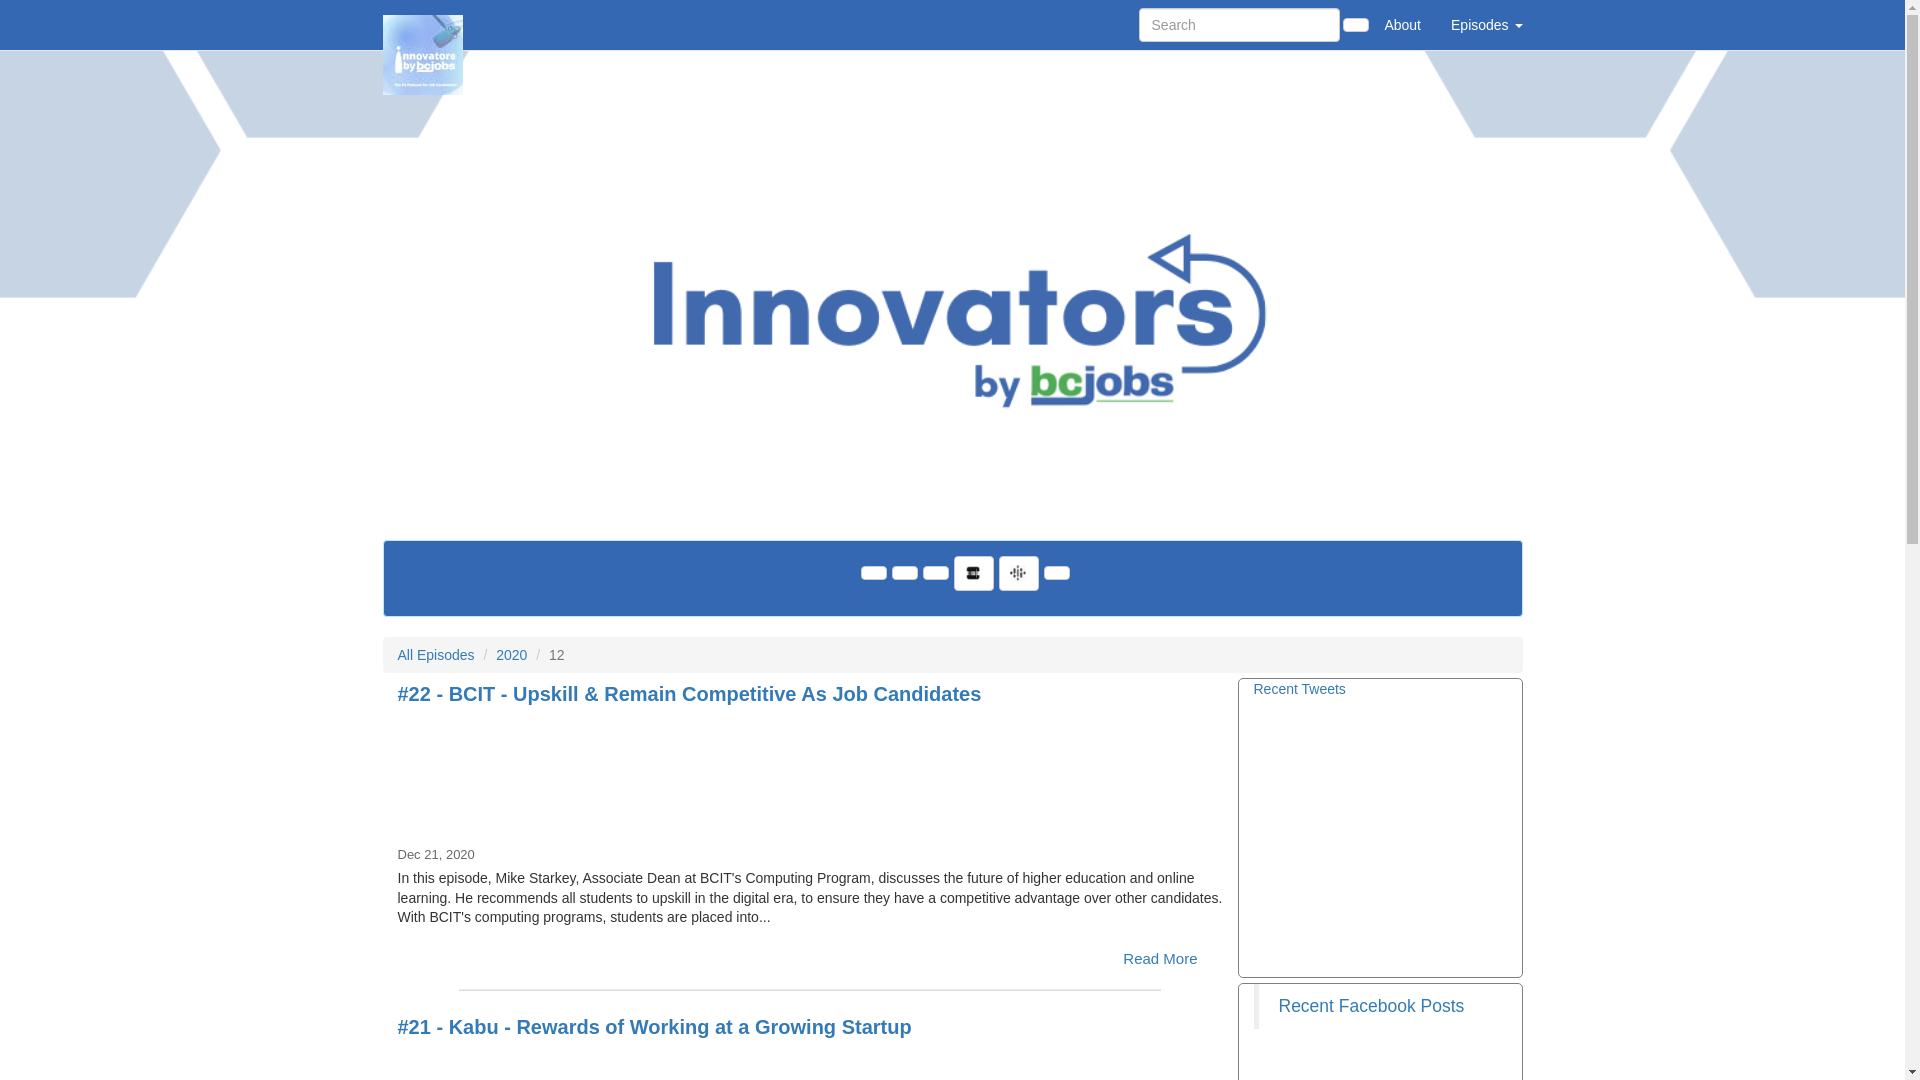 The width and height of the screenshot is (1920, 1080). I want to click on '2020', so click(511, 655).